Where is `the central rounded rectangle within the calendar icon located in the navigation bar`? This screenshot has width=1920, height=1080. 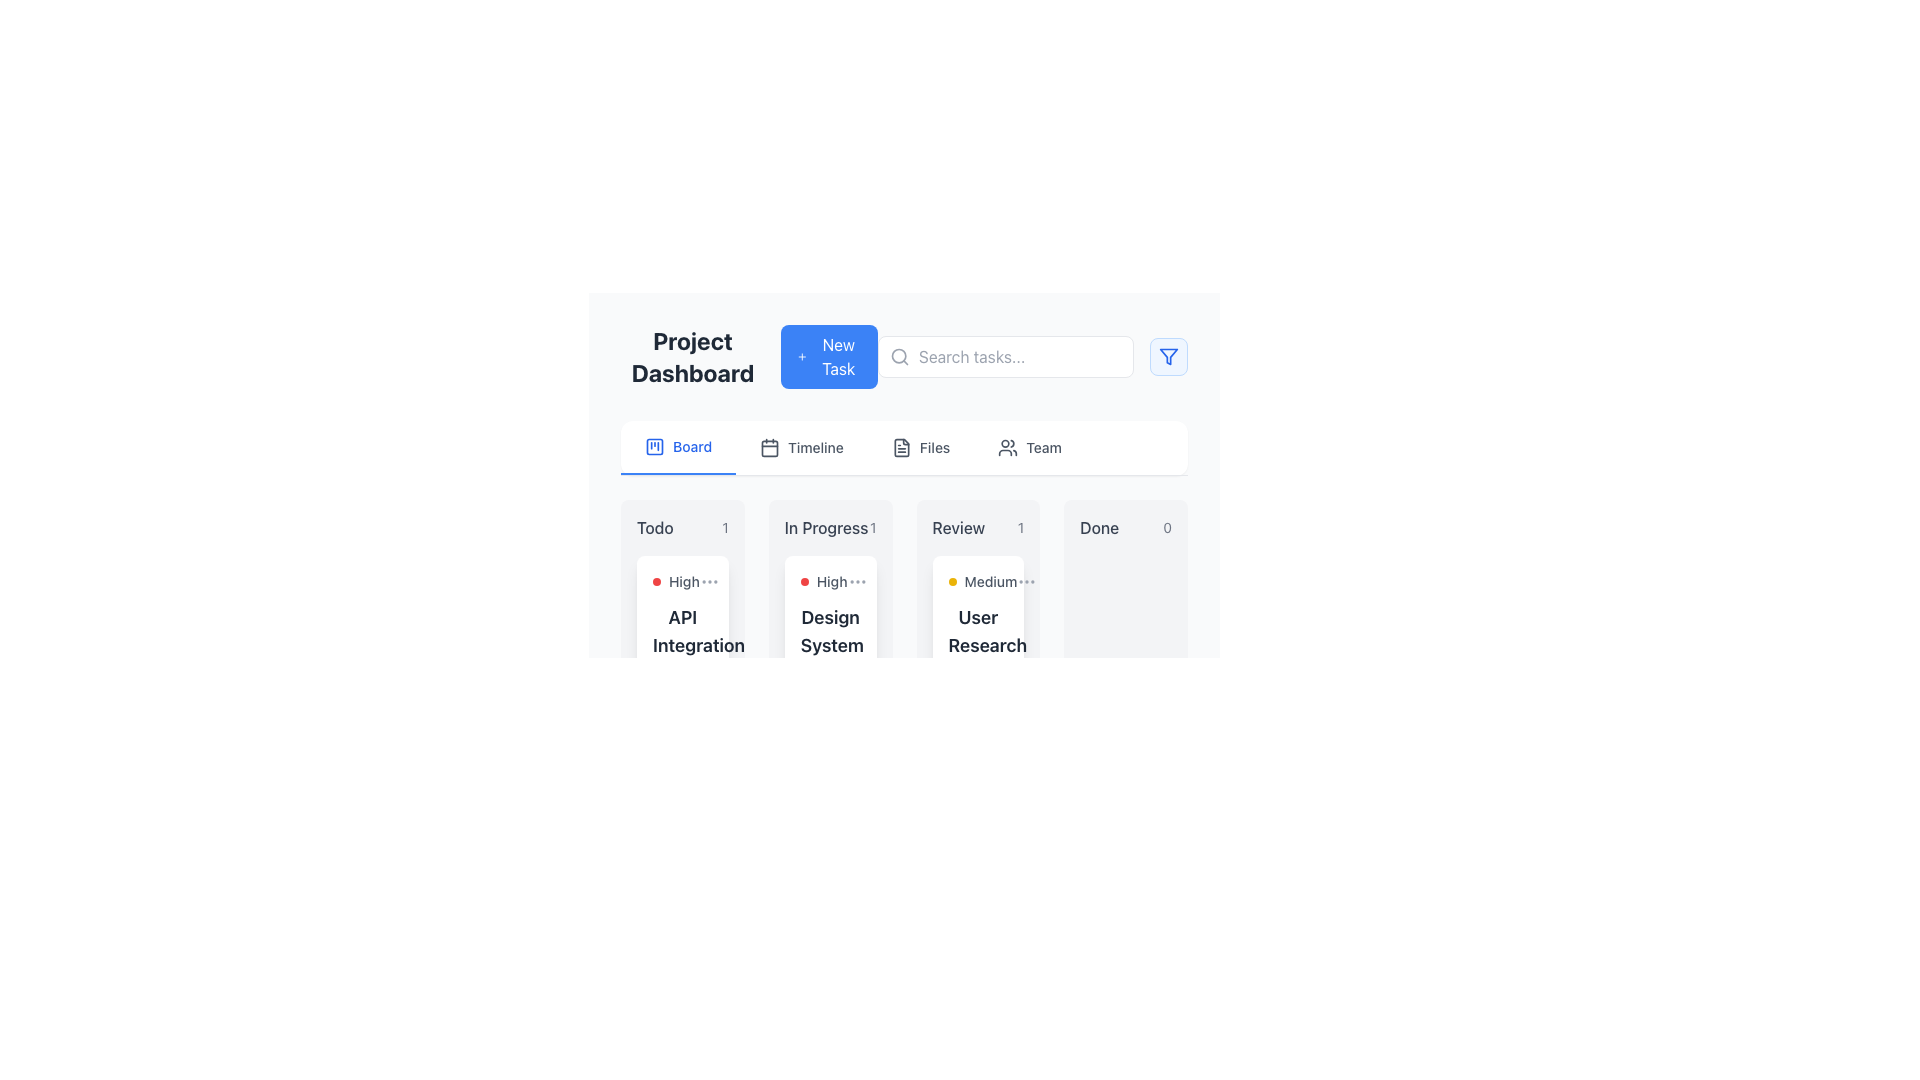
the central rounded rectangle within the calendar icon located in the navigation bar is located at coordinates (769, 447).